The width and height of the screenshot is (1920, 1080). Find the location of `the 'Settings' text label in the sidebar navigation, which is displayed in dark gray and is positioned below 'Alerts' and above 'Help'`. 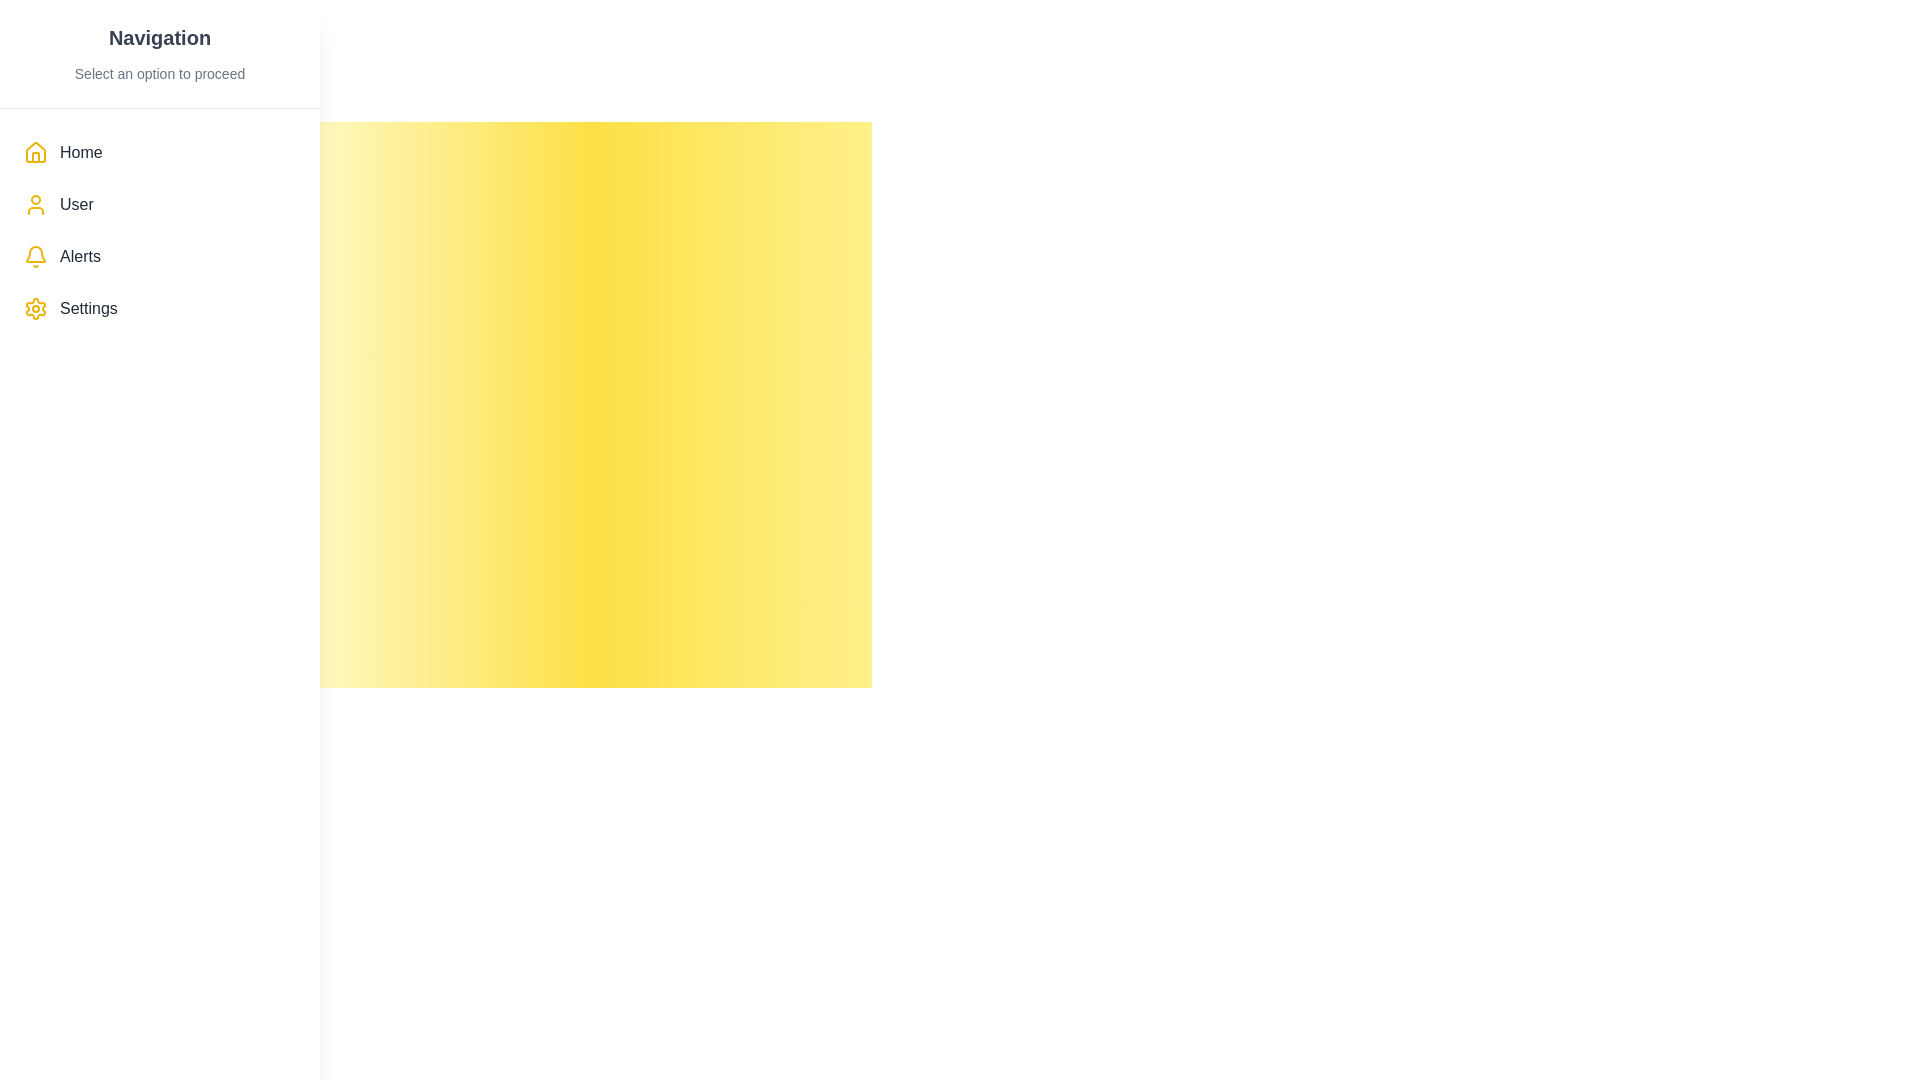

the 'Settings' text label in the sidebar navigation, which is displayed in dark gray and is positioned below 'Alerts' and above 'Help' is located at coordinates (87, 308).